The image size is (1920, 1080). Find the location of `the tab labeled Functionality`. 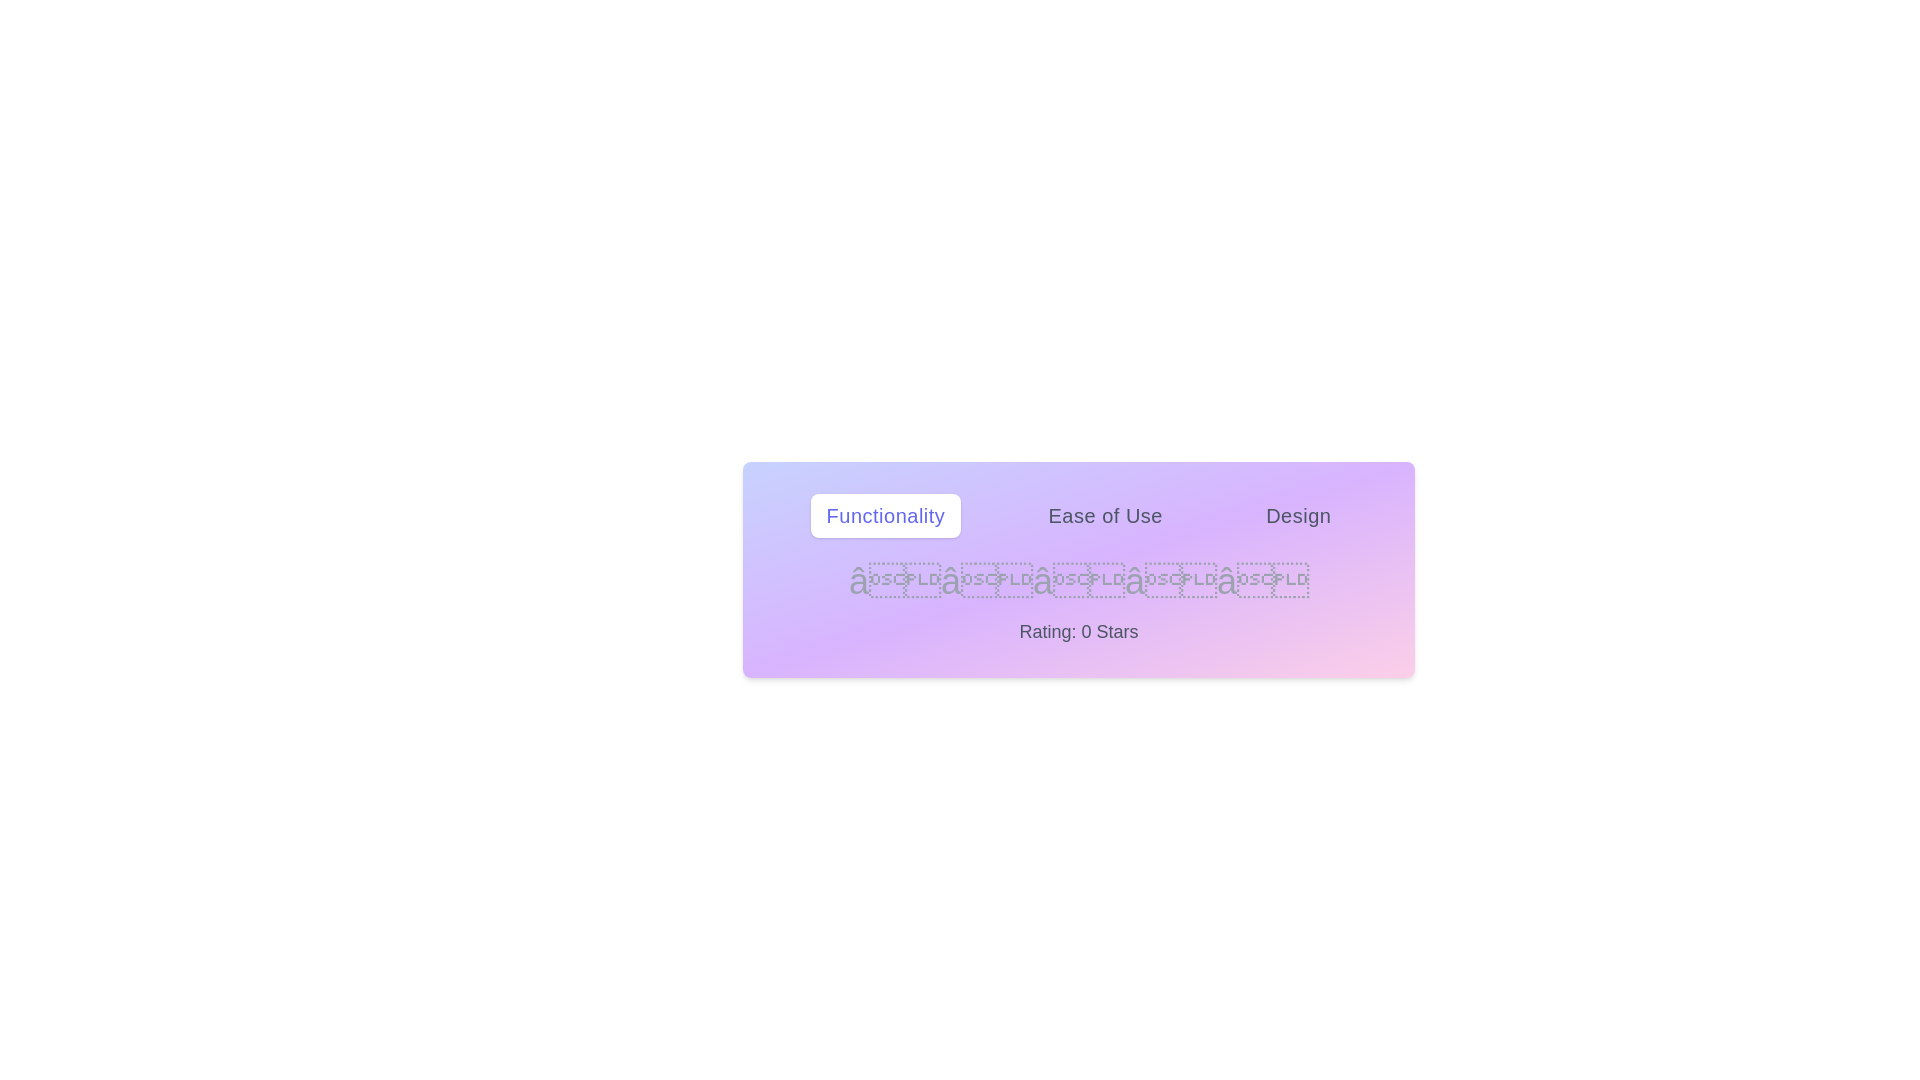

the tab labeled Functionality is located at coordinates (884, 515).